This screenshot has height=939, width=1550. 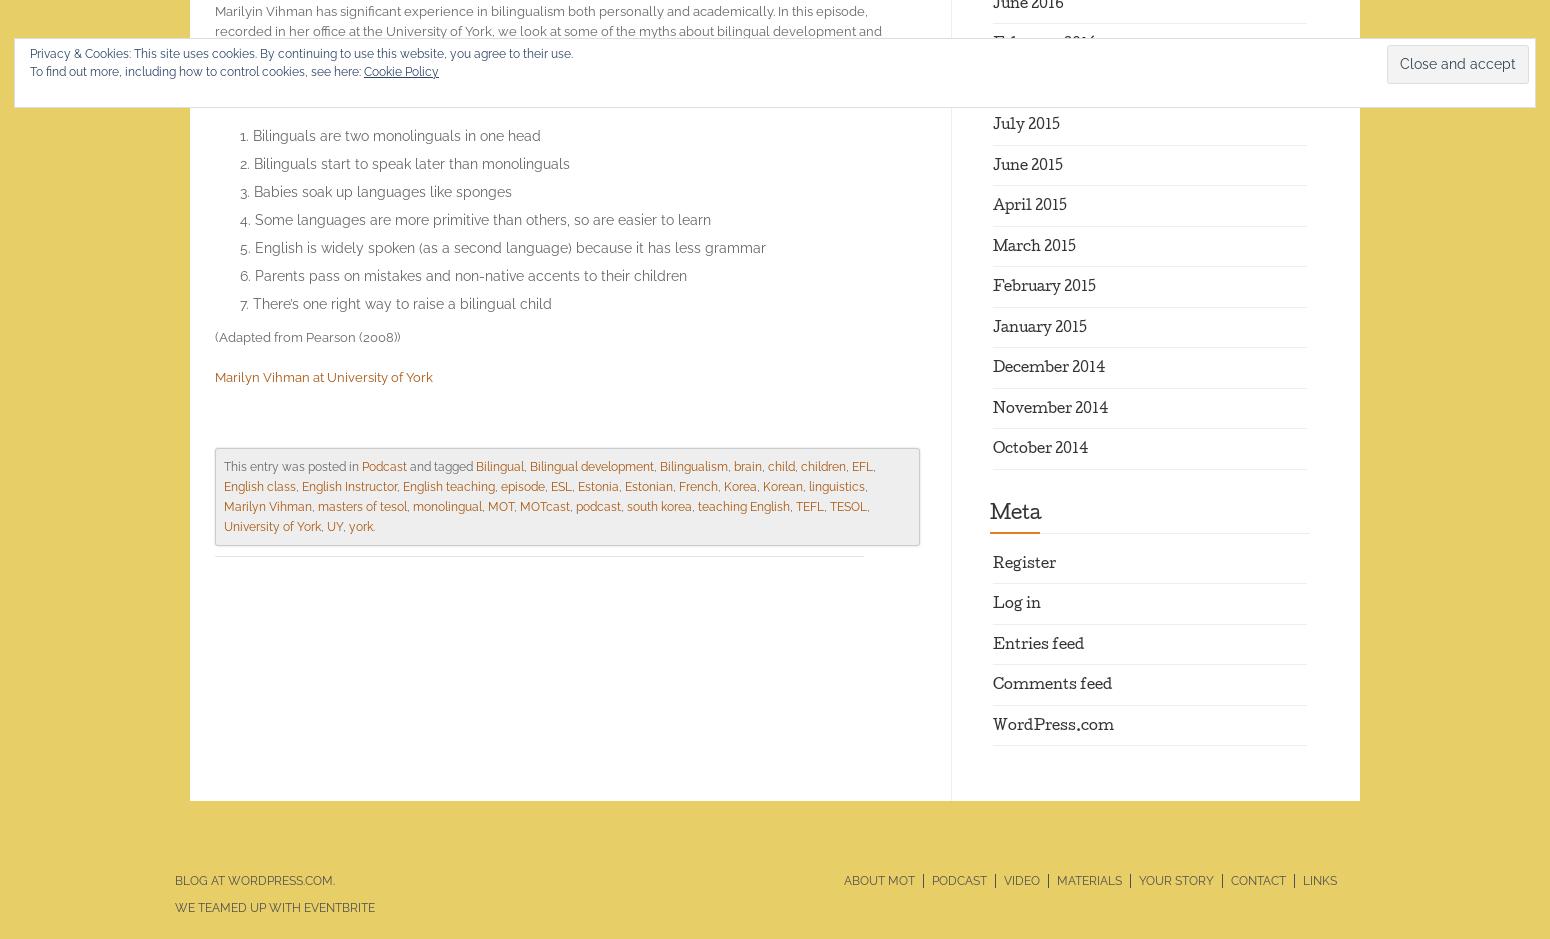 I want to click on 'French', so click(x=698, y=485).